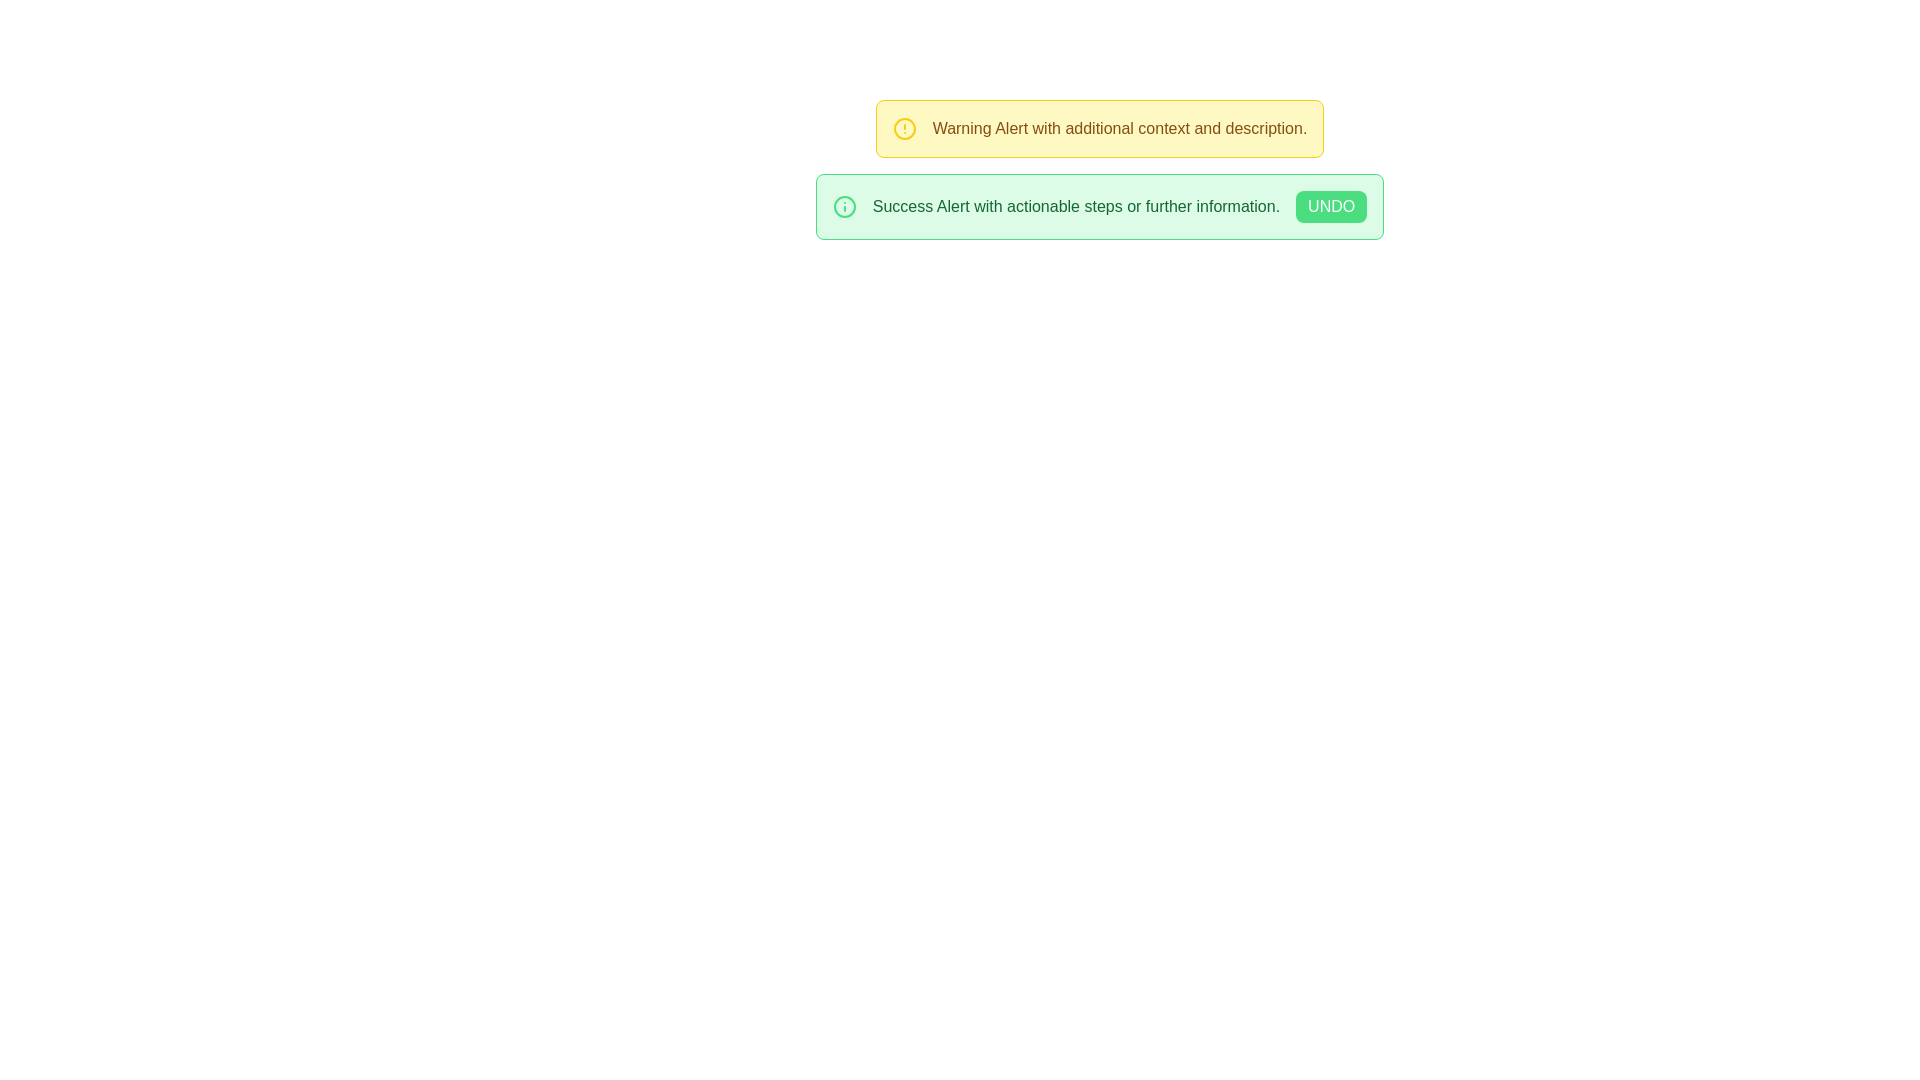  Describe the element at coordinates (1331, 207) in the screenshot. I see `the undo button located in the lower green alert box titled 'Success Alert with actionable steps or further information'` at that location.